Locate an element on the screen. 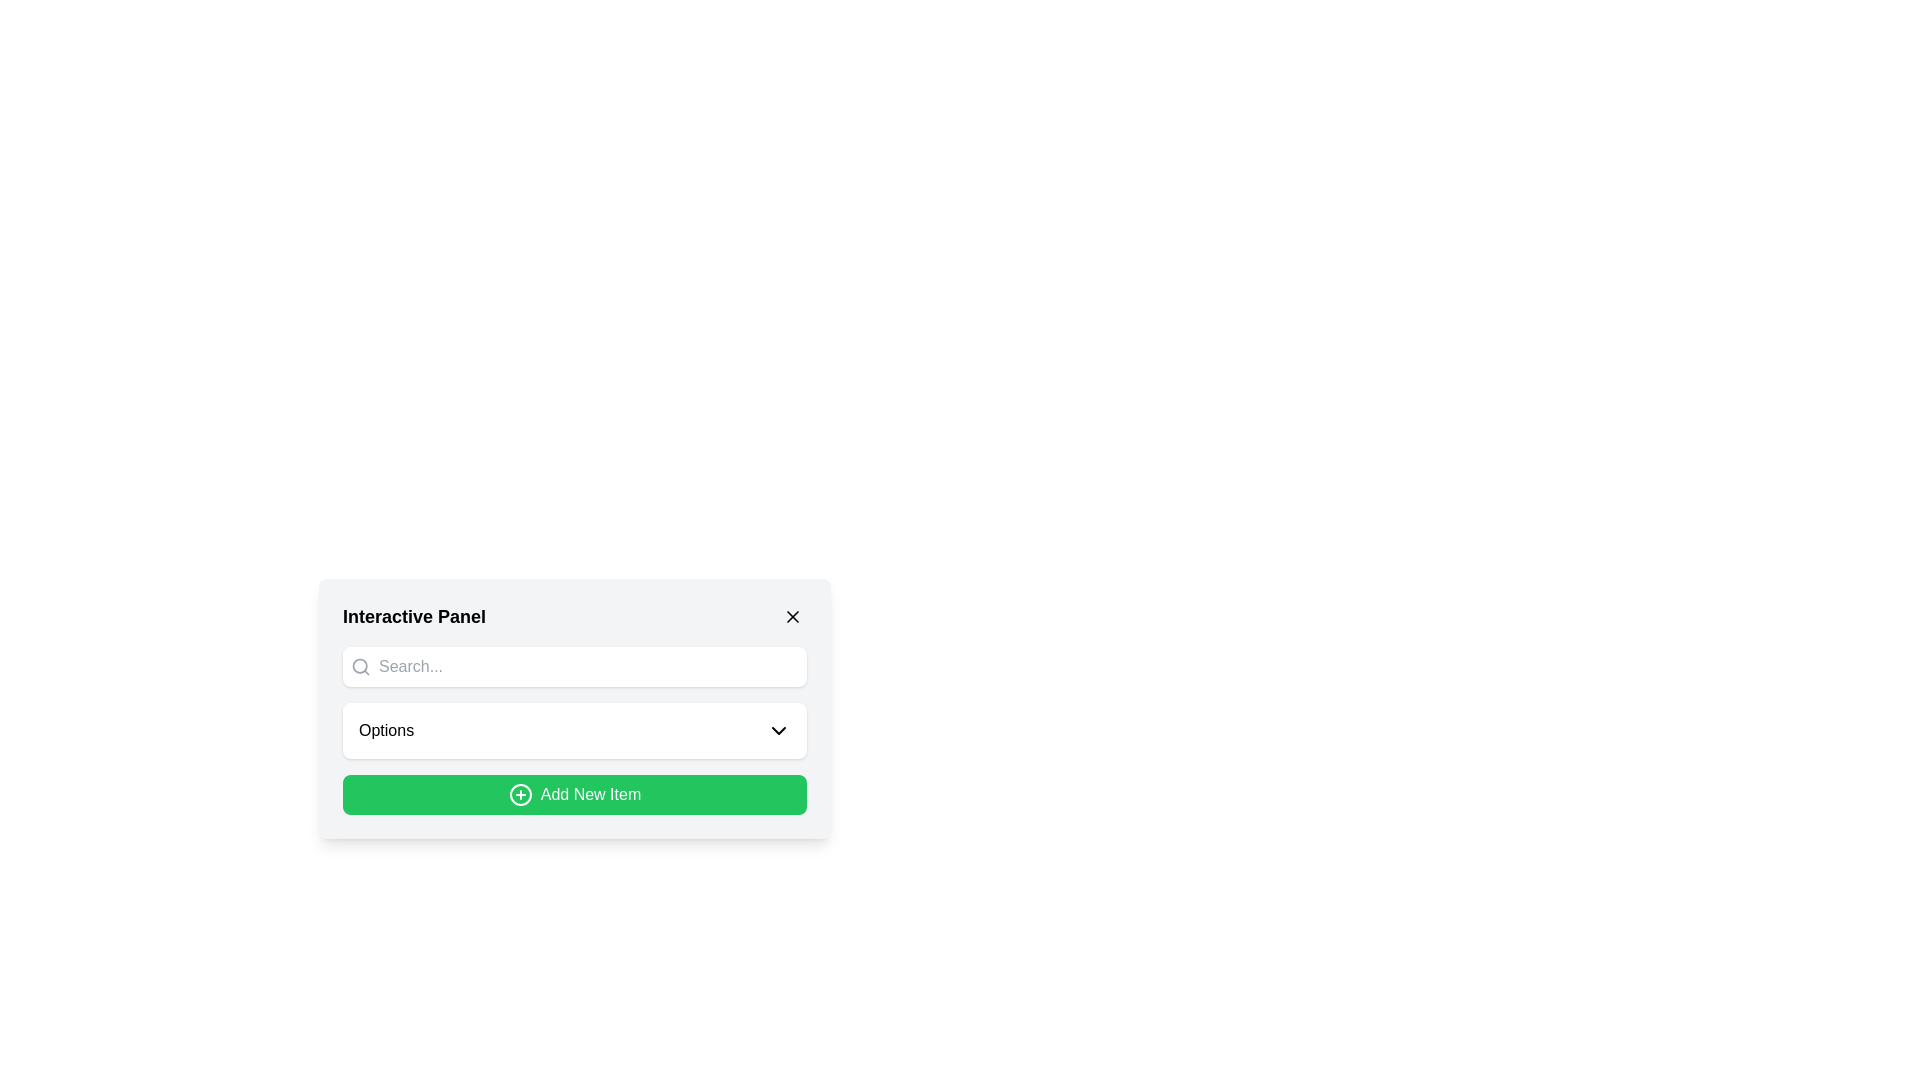  the SVG graphic element that is part of the search icon located to the left of the search text input field in the Interactive Panel is located at coordinates (360, 666).